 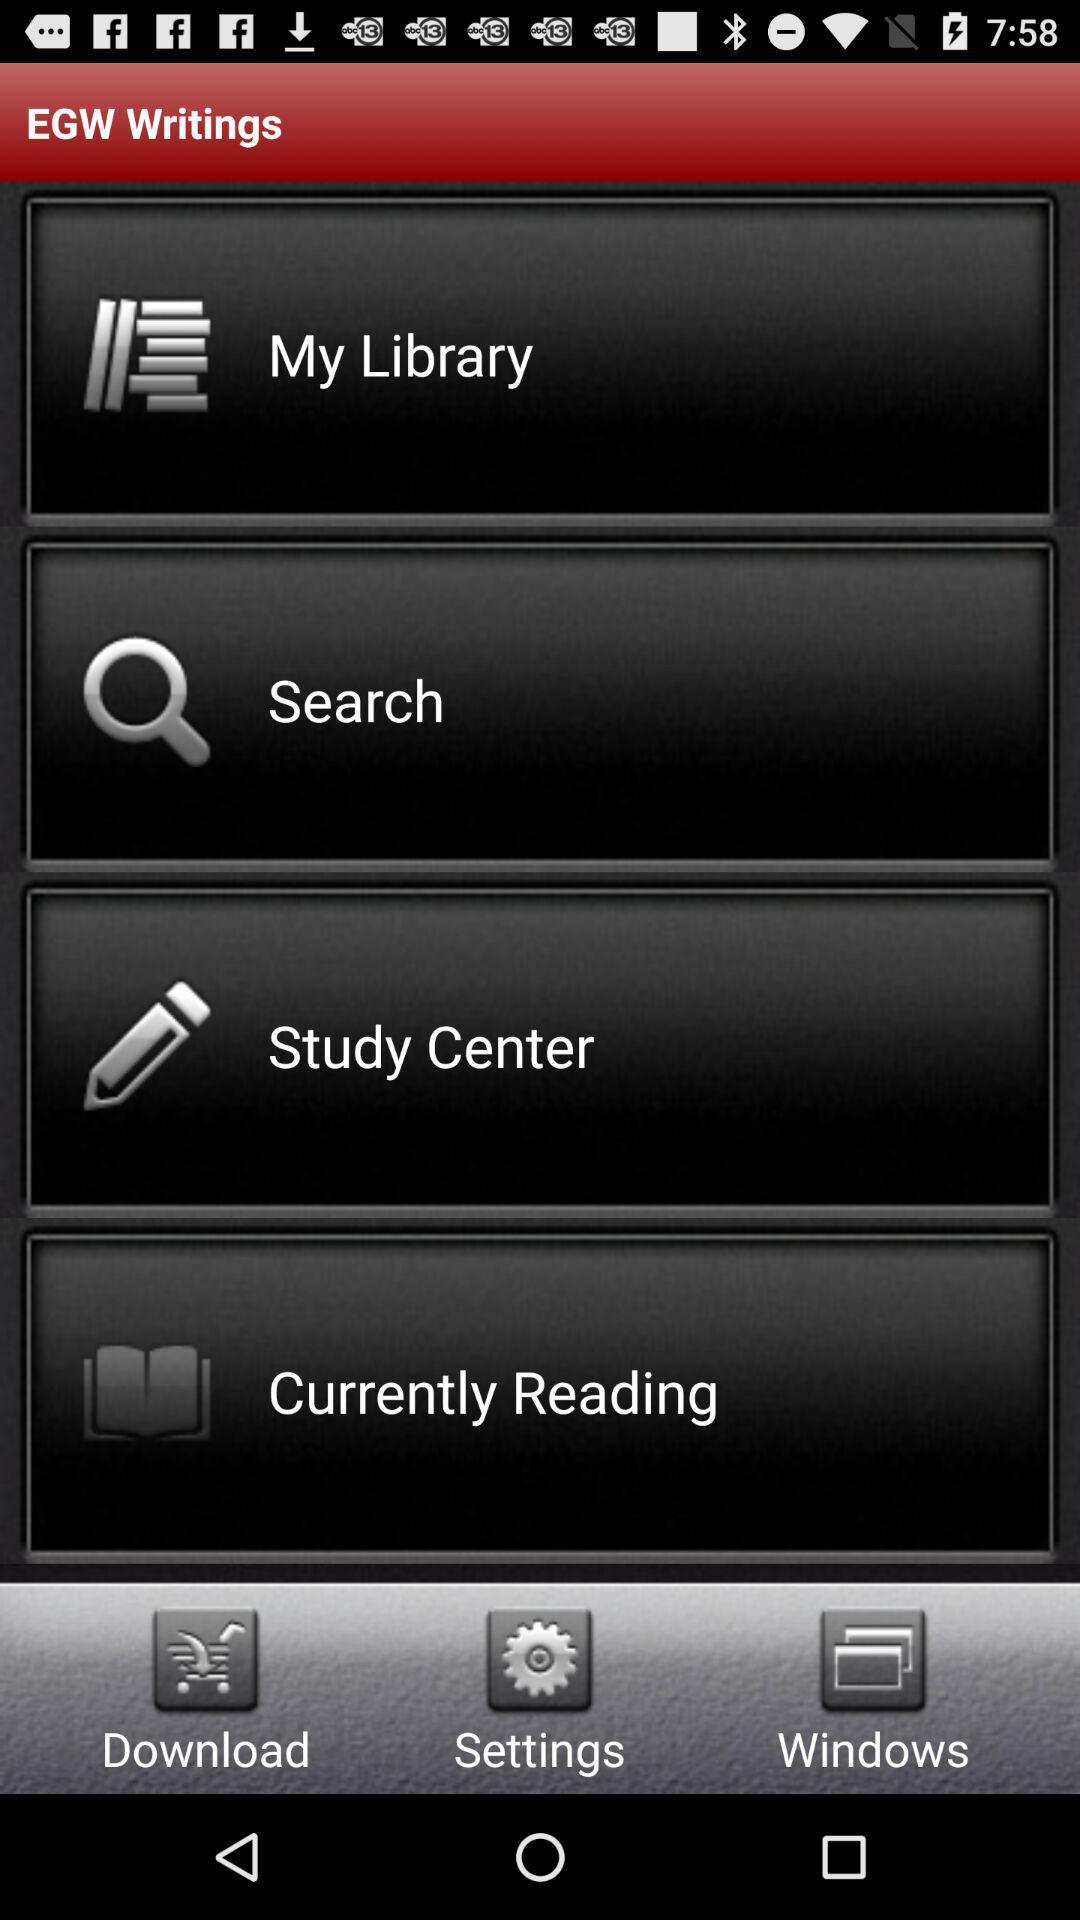 What do you see at coordinates (205, 1660) in the screenshot?
I see `download` at bounding box center [205, 1660].